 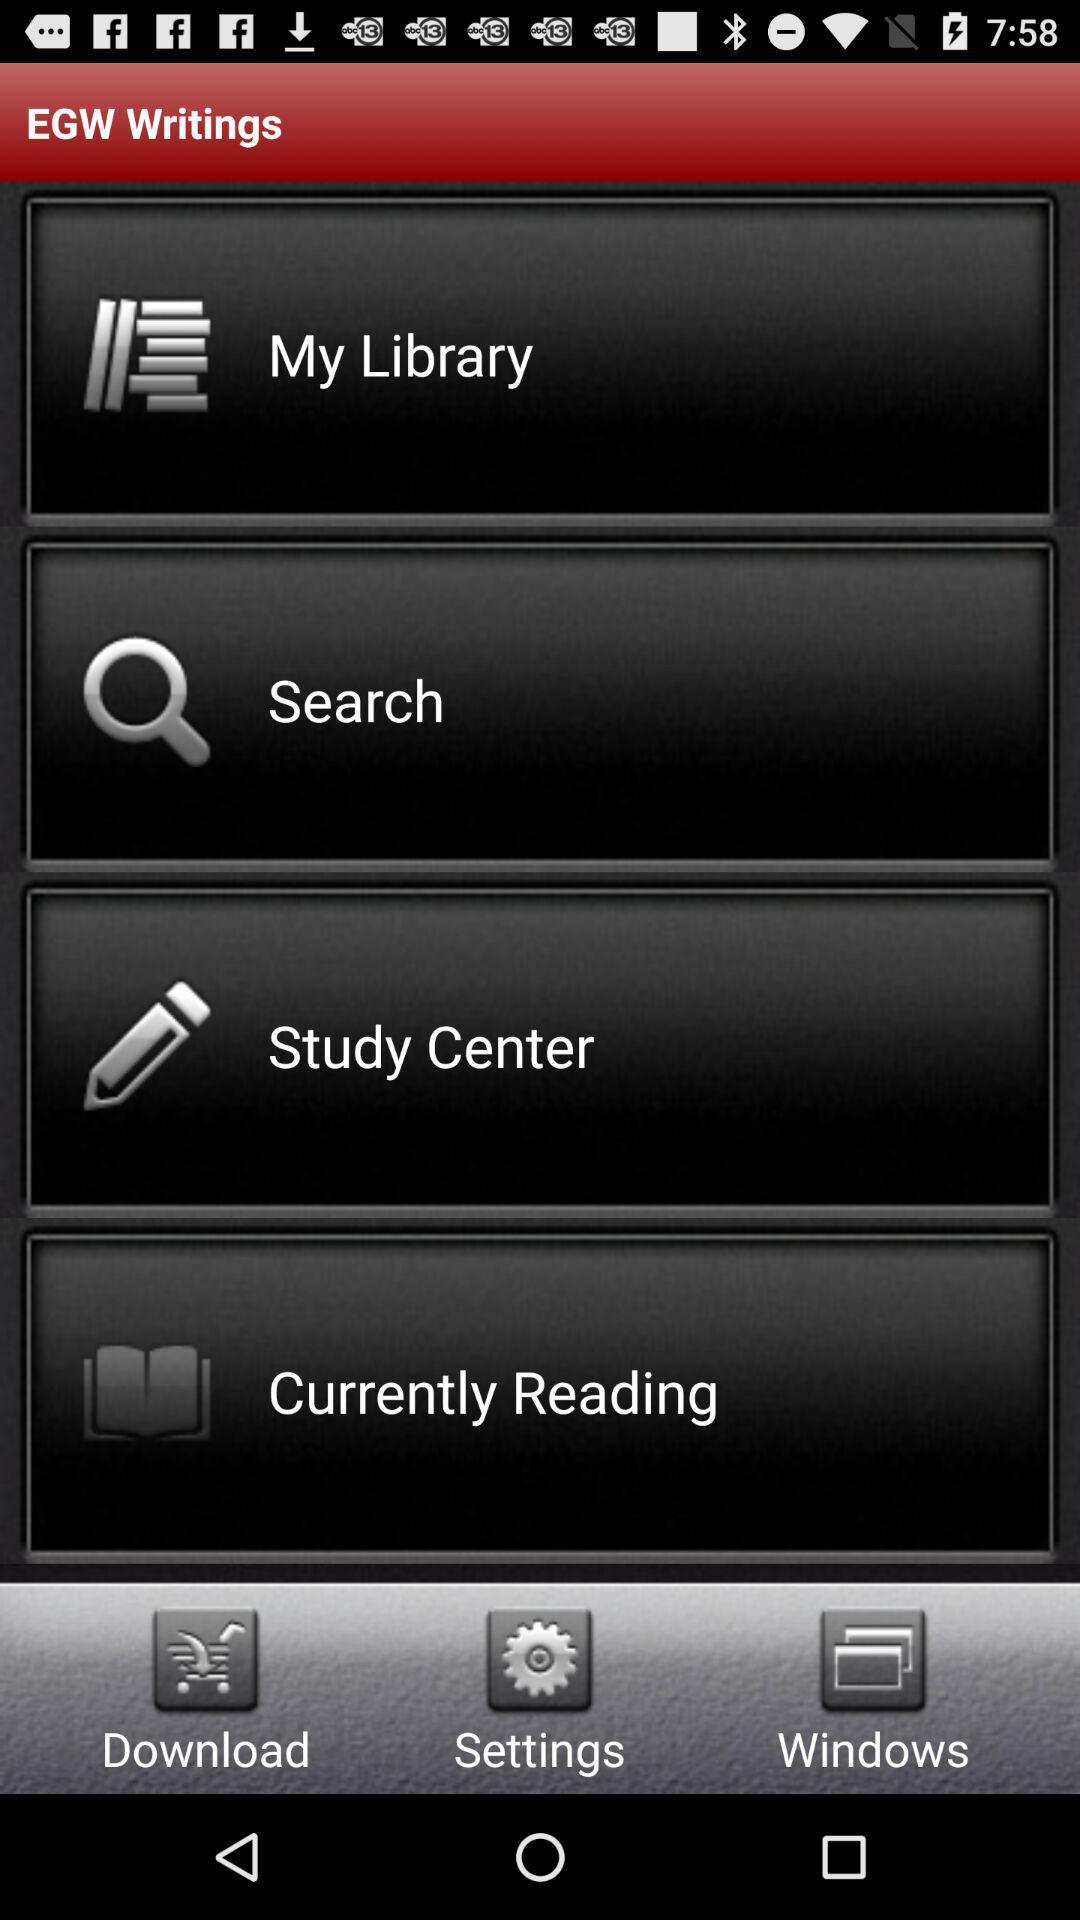 What do you see at coordinates (205, 1660) in the screenshot?
I see `download` at bounding box center [205, 1660].